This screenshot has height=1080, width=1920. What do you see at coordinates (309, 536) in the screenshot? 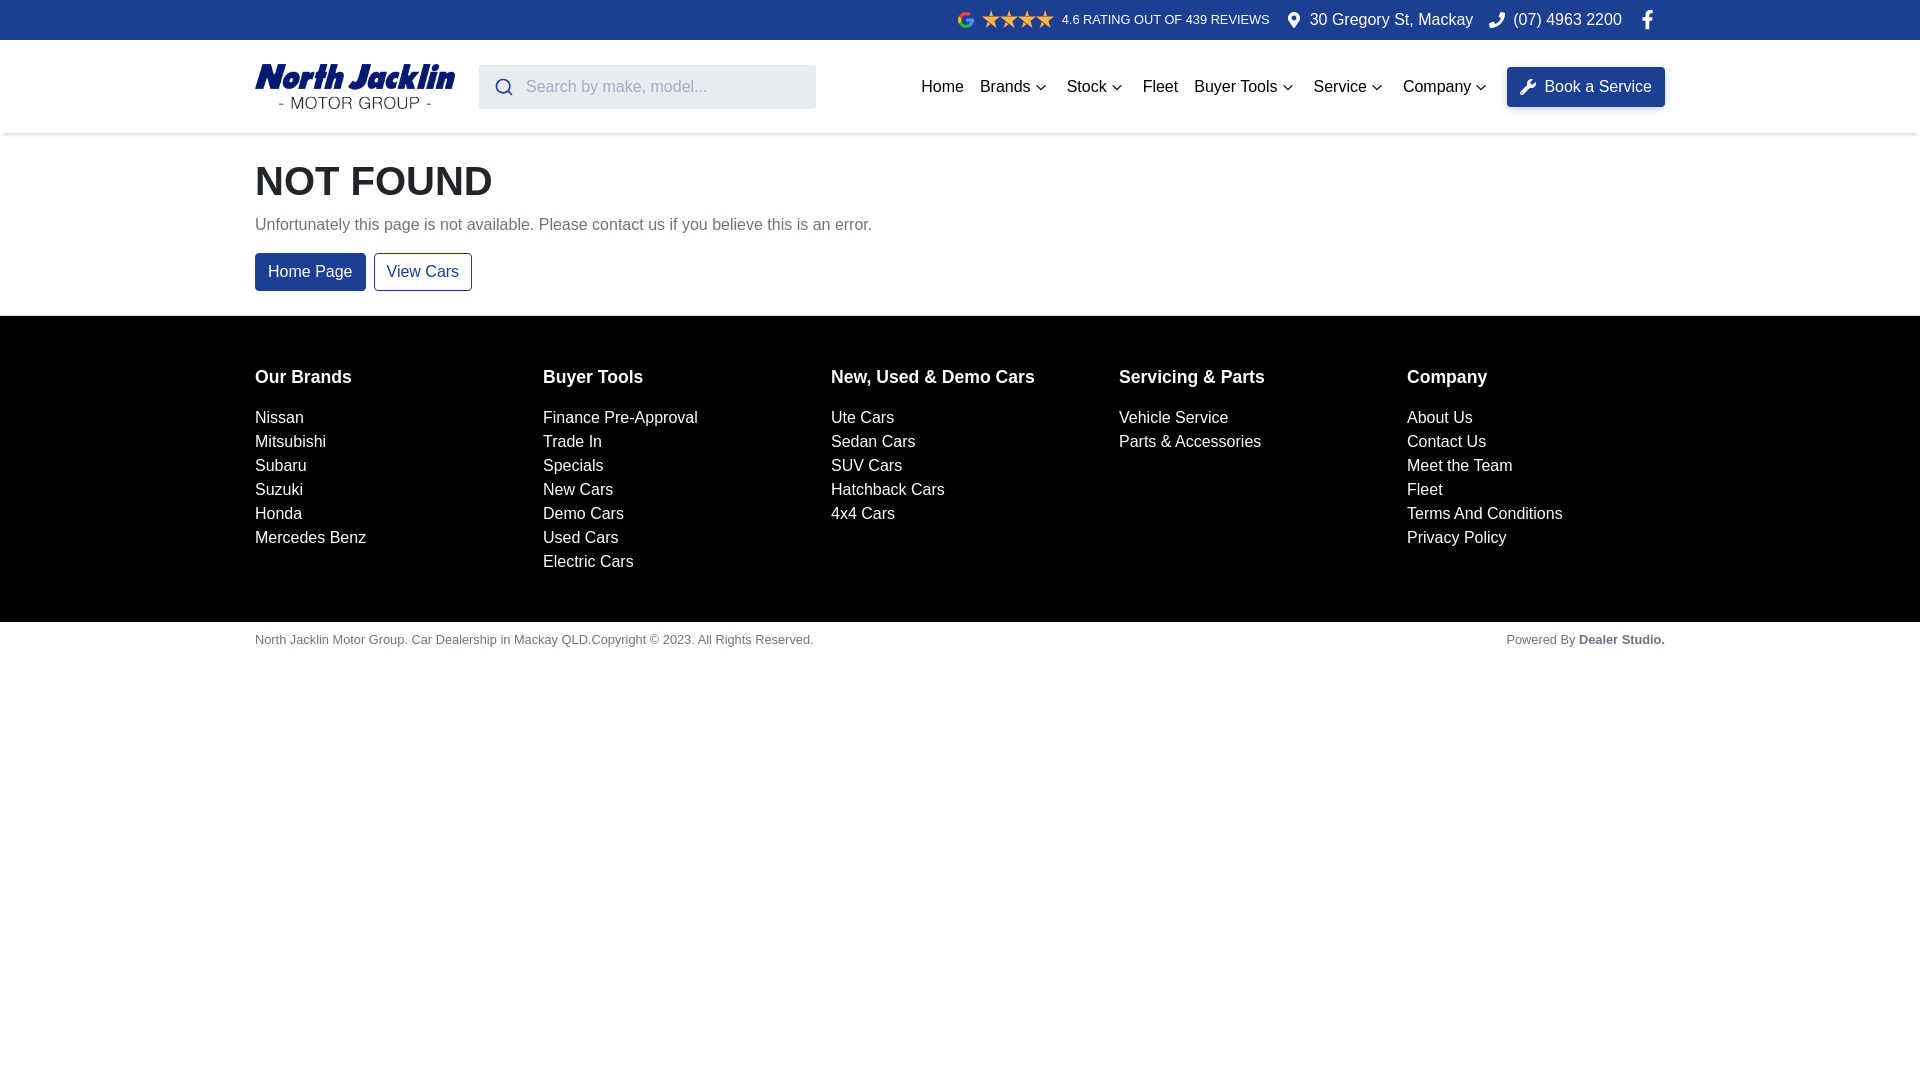
I see `'Mercedes Benz'` at bounding box center [309, 536].